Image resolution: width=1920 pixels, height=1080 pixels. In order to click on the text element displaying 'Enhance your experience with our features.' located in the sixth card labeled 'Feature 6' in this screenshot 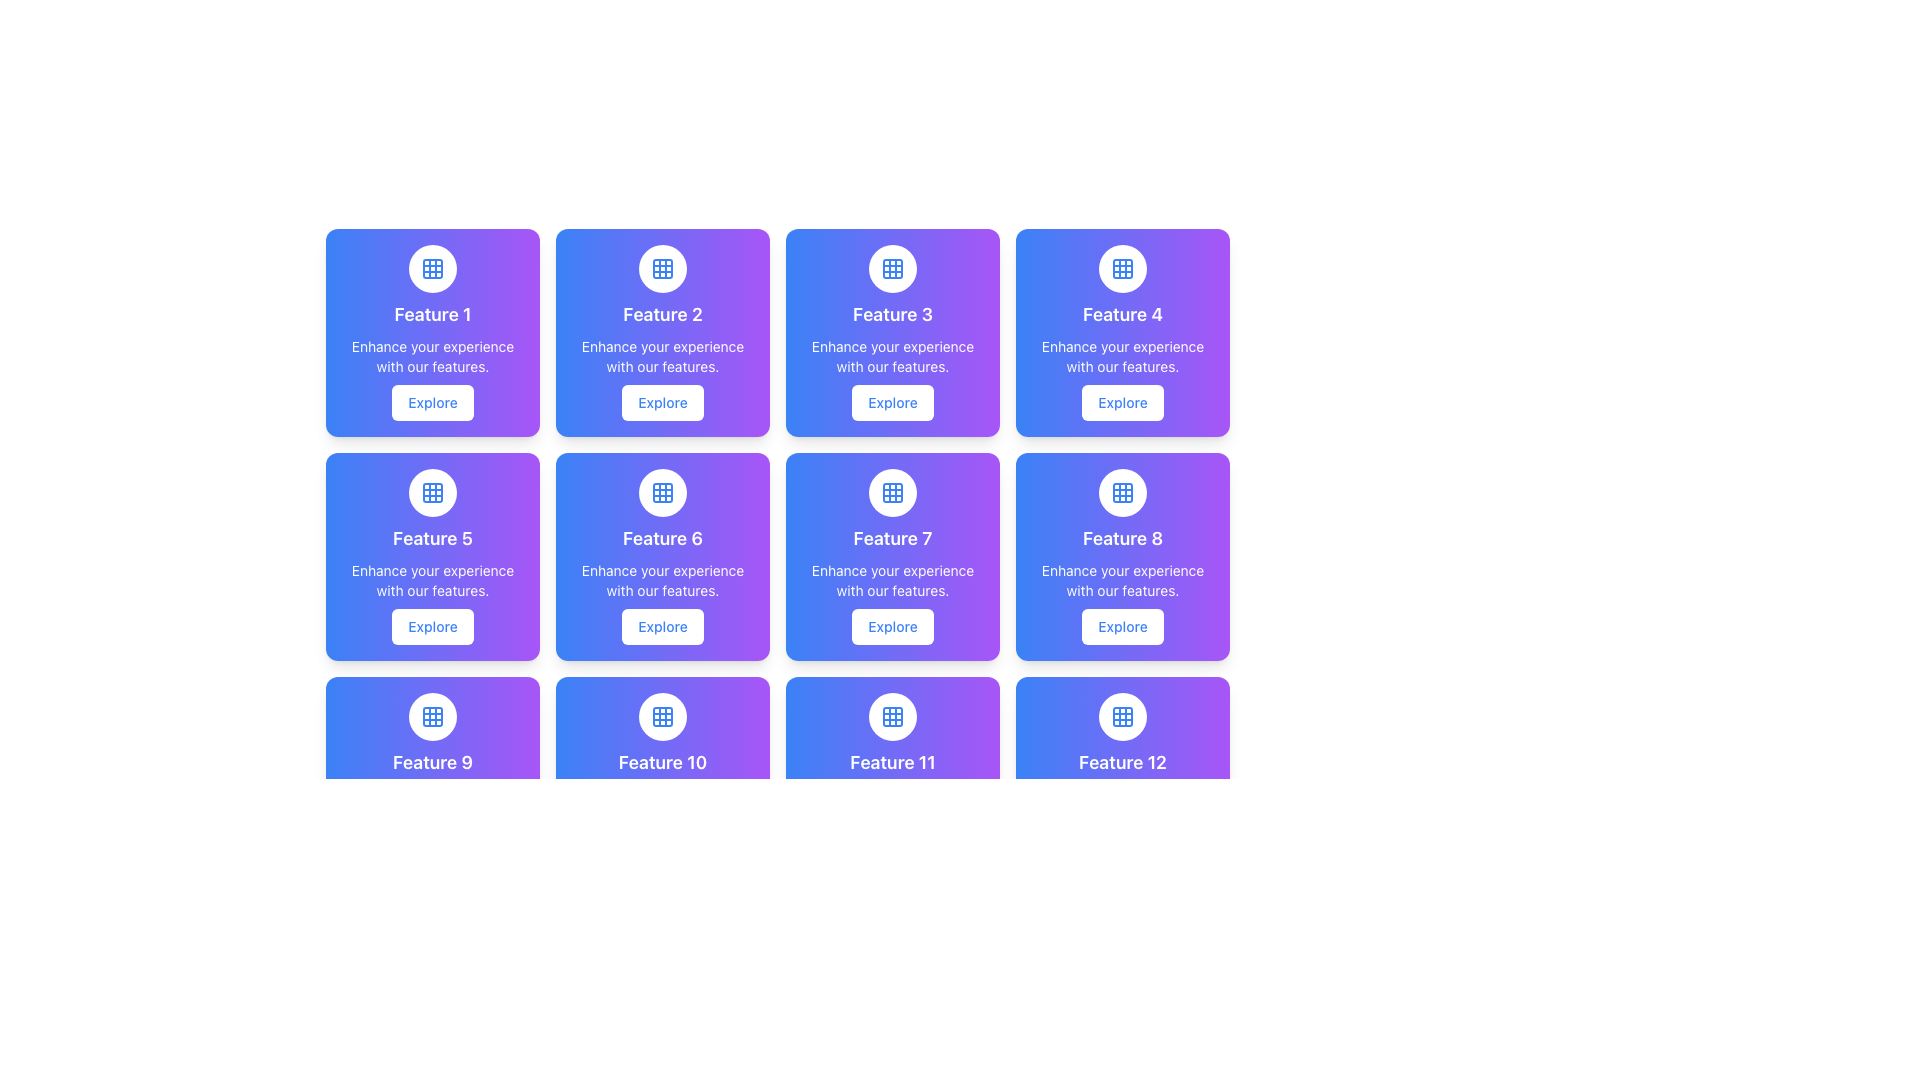, I will do `click(662, 581)`.